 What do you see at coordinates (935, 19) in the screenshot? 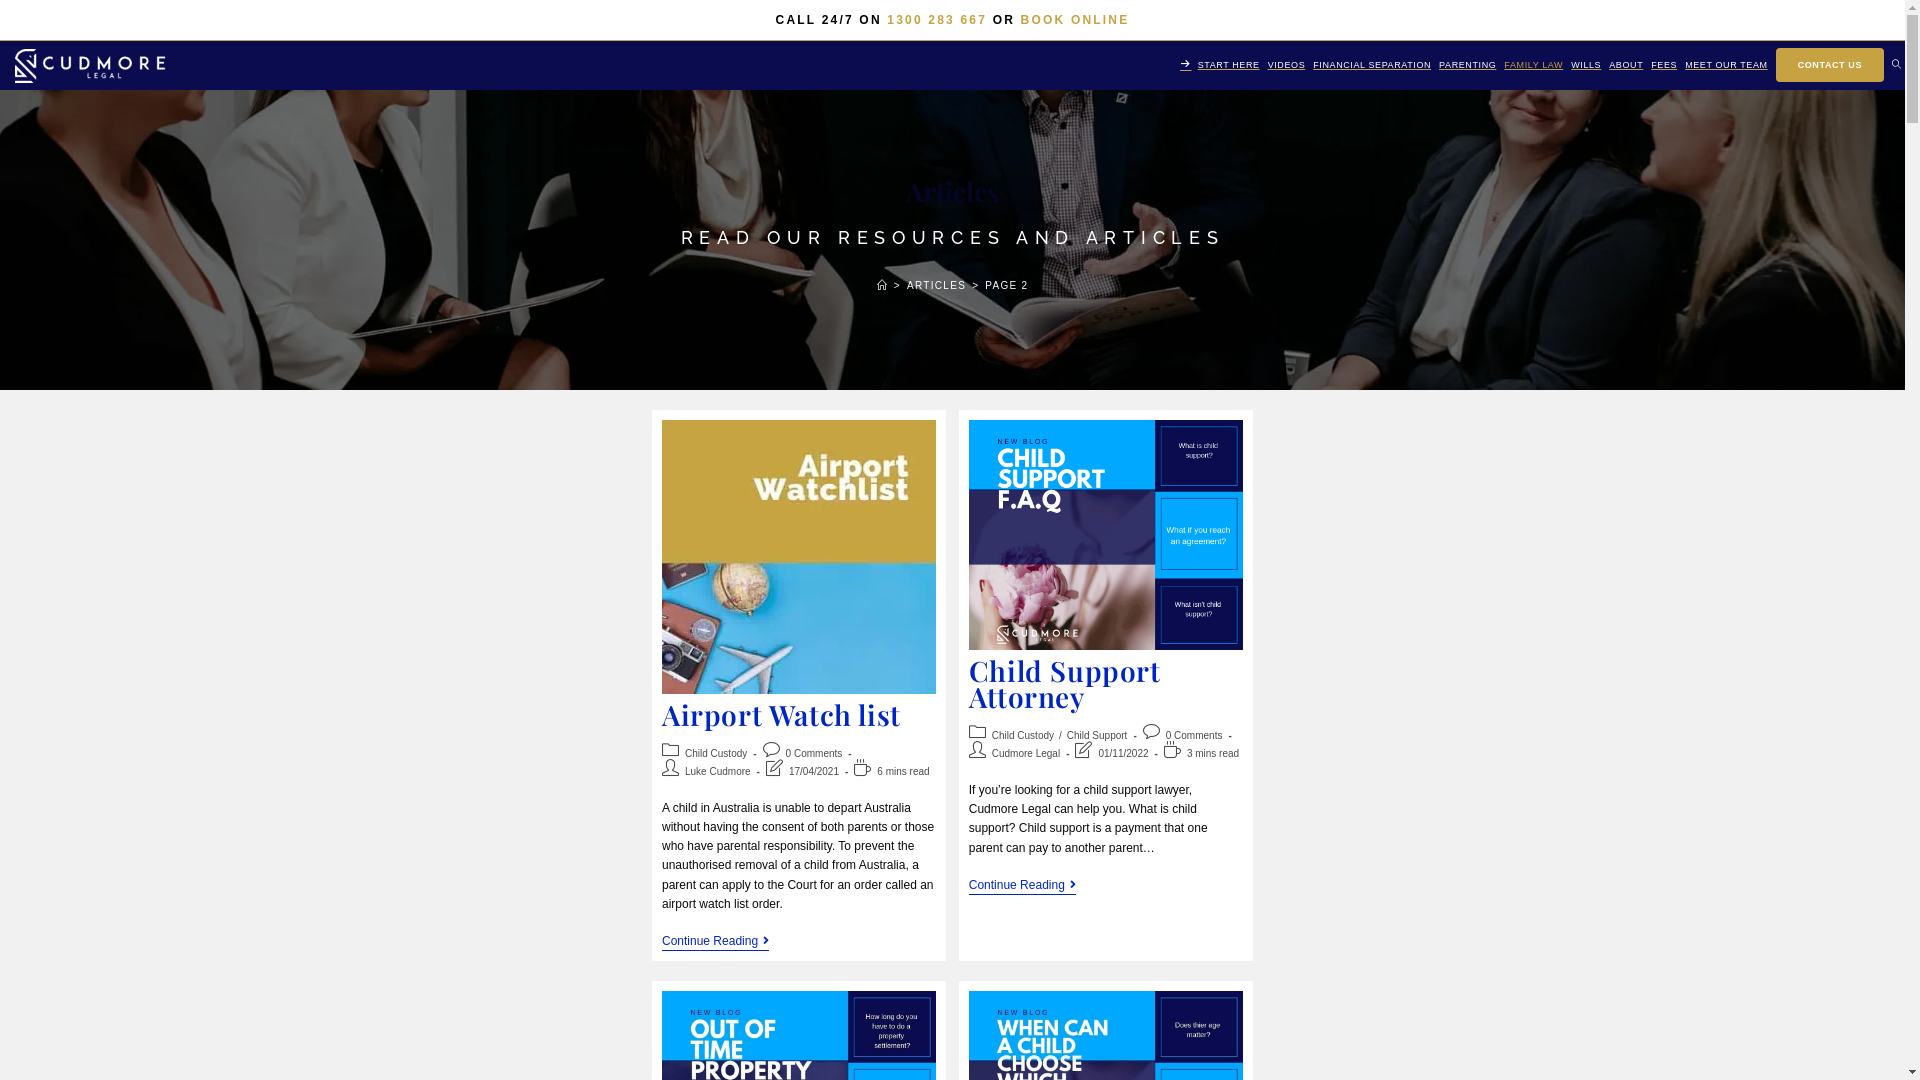
I see `'1300 283 667'` at bounding box center [935, 19].